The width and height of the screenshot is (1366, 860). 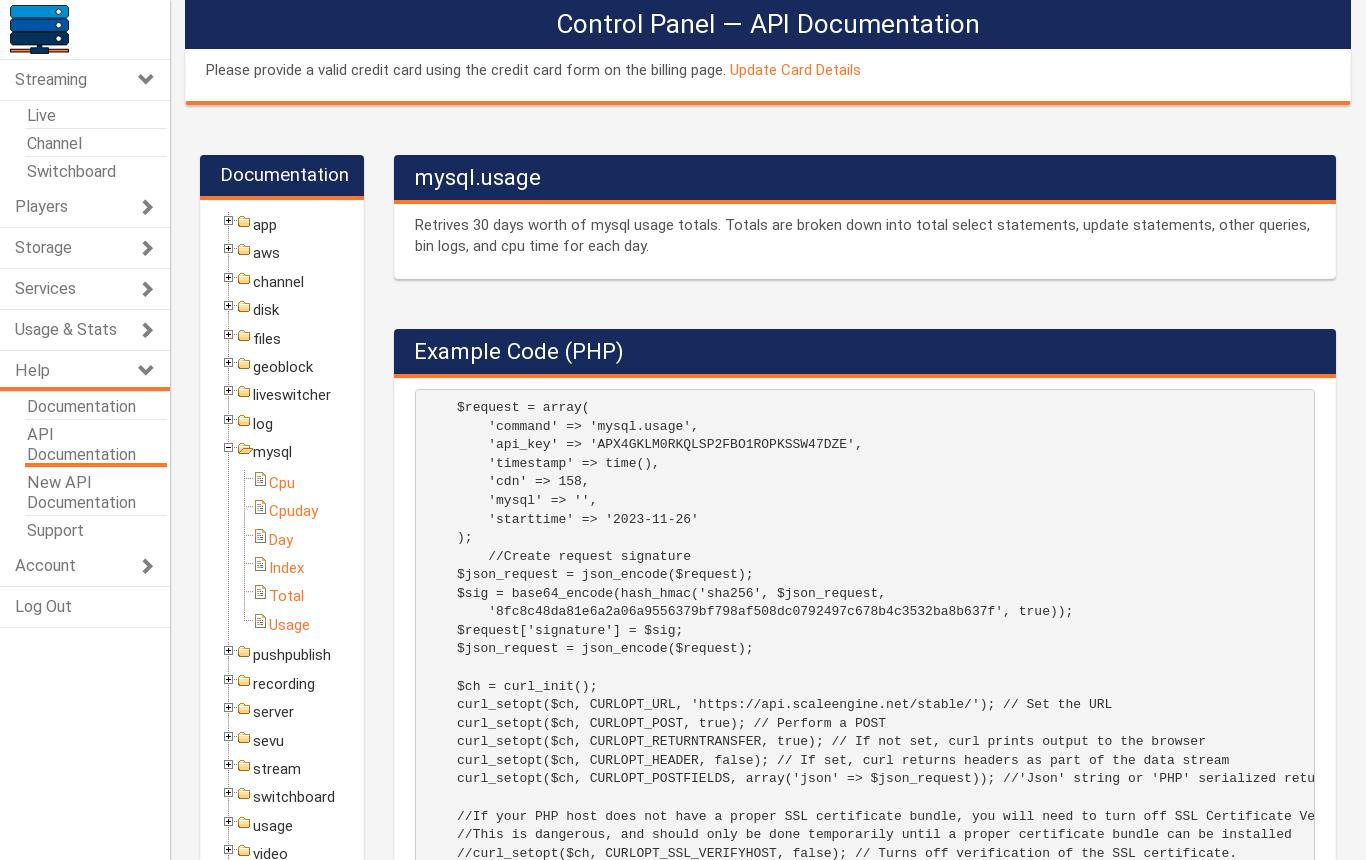 I want to click on 'switchboard', so click(x=252, y=796).